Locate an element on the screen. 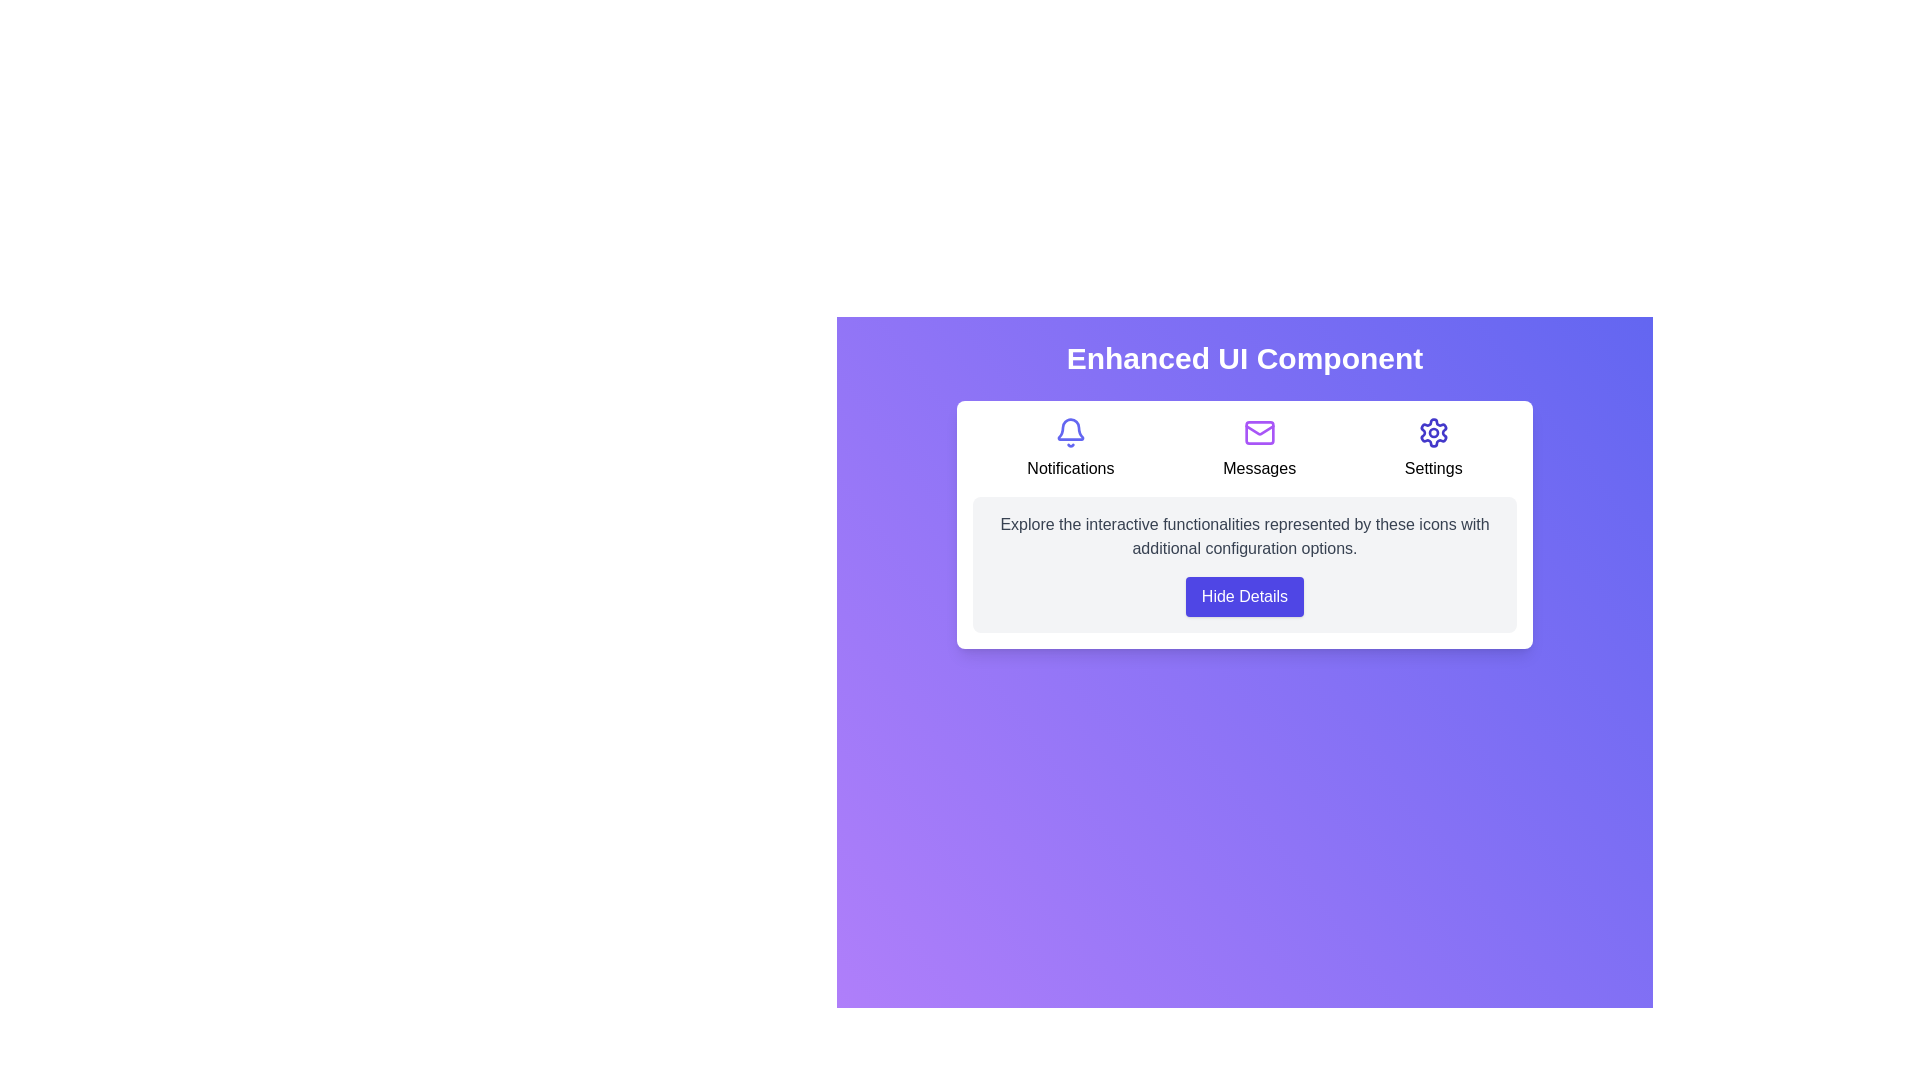 The width and height of the screenshot is (1920, 1080). the decorative SVG graphic that is part of the mail icon, which is the second icon in a group of navigation icons labeled Notifications, Messages, and Settings is located at coordinates (1258, 431).